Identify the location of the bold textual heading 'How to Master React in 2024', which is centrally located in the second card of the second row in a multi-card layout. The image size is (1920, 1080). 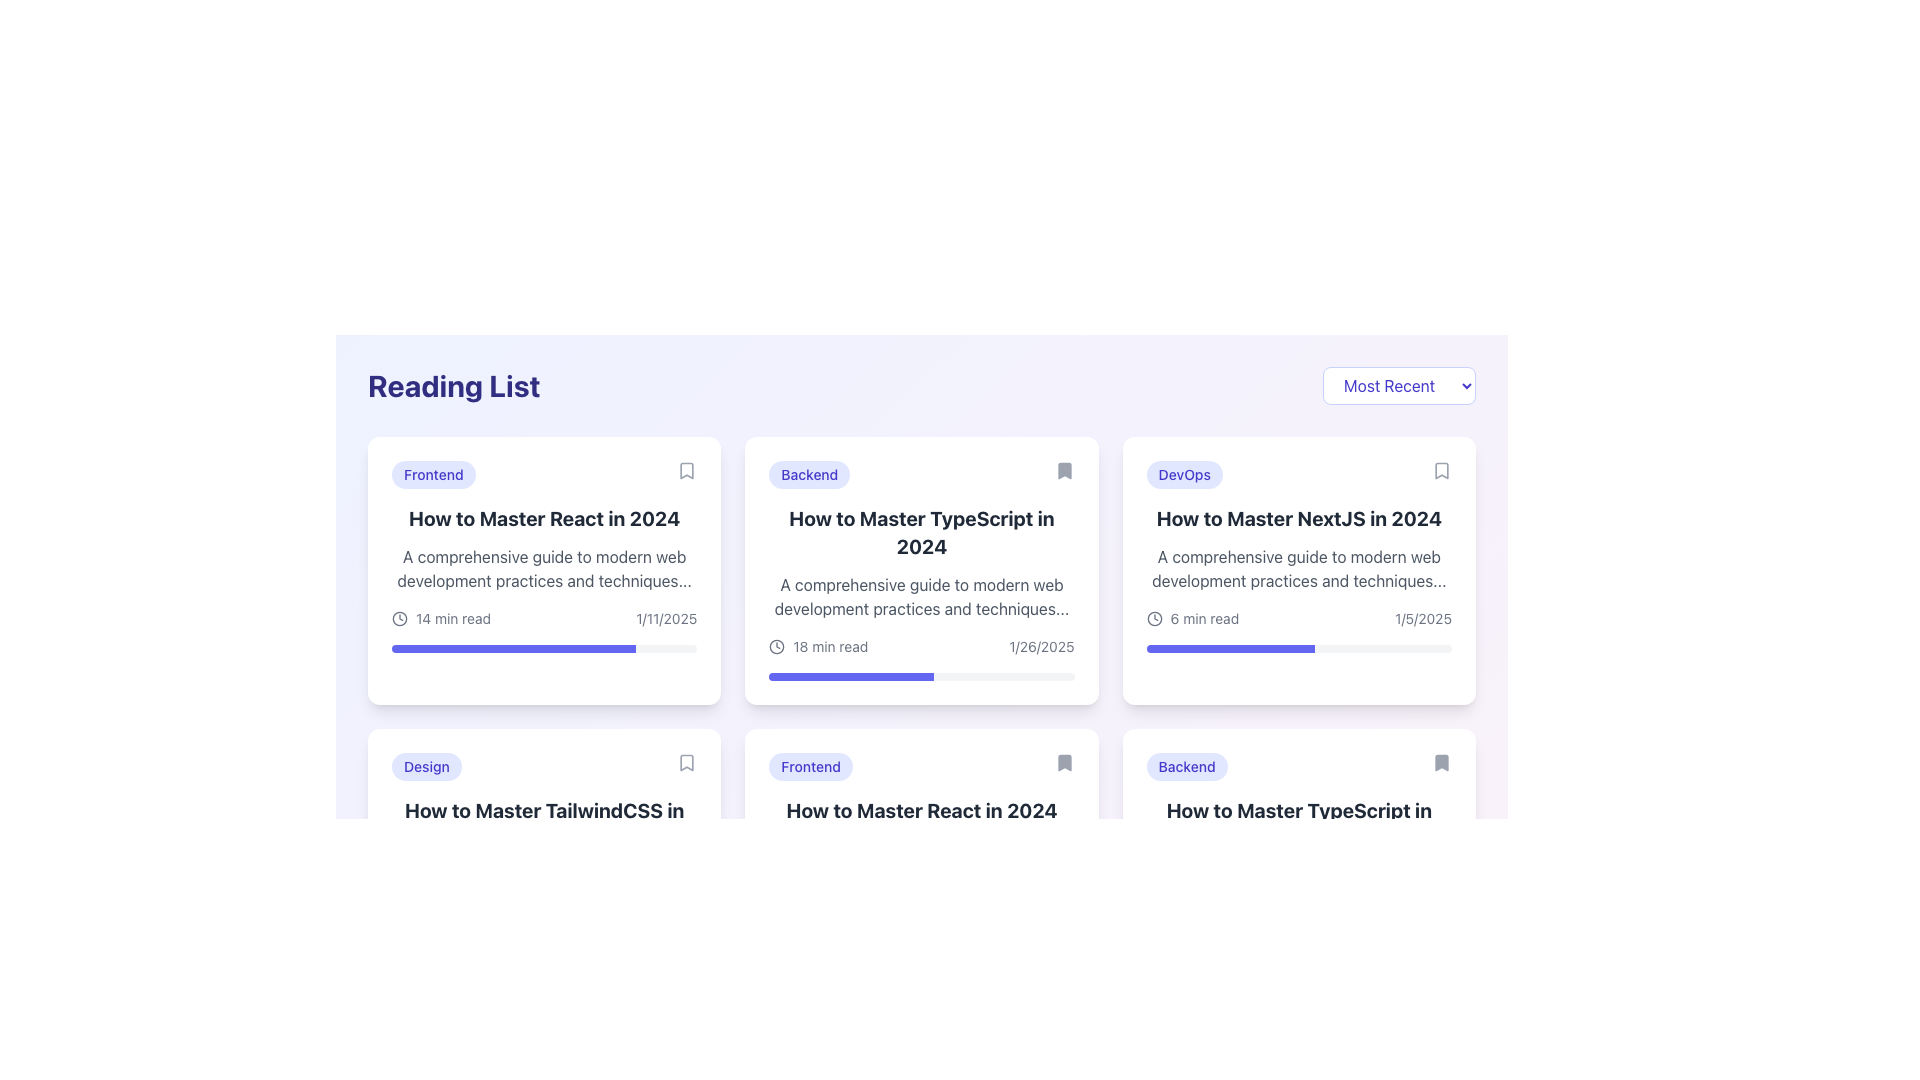
(920, 810).